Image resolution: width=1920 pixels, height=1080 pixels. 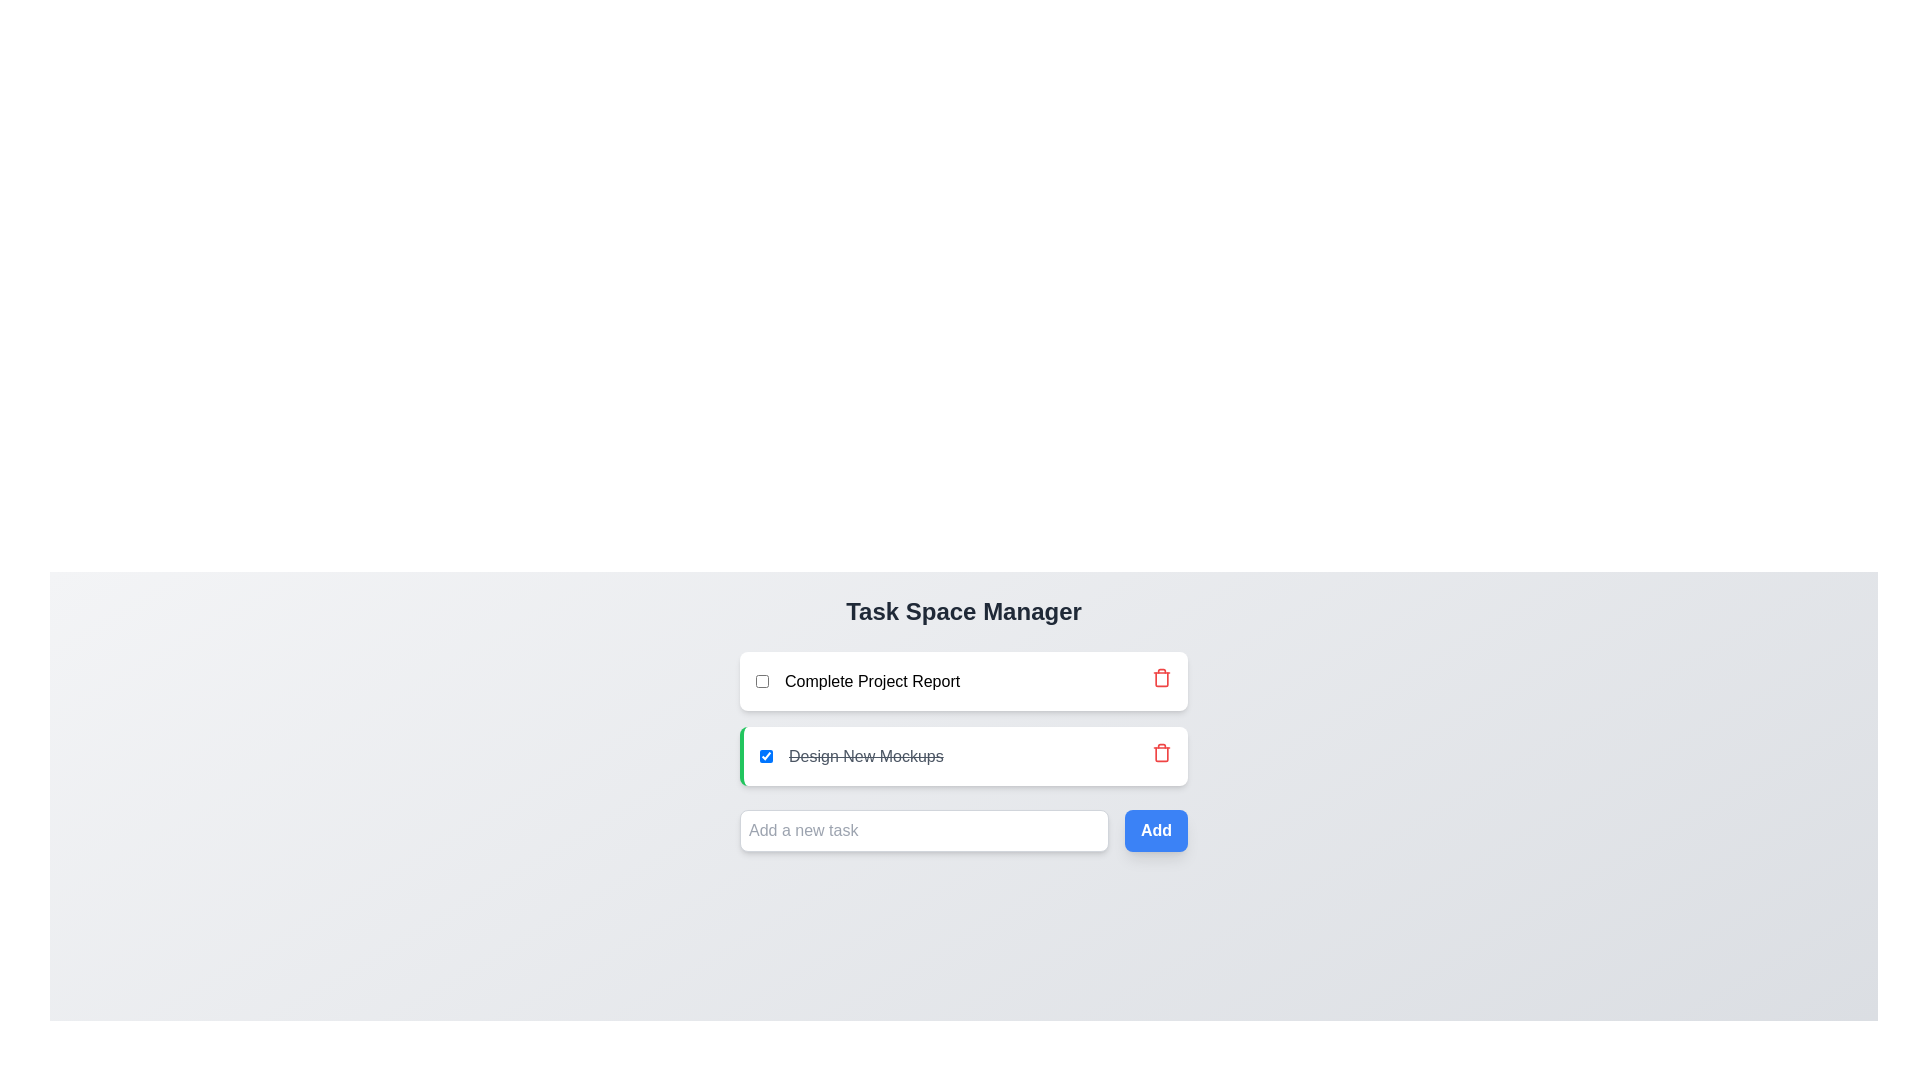 What do you see at coordinates (872, 680) in the screenshot?
I see `the non-interactive Text label displaying the task title, which is positioned directly to the right of an interactive checkbox under 'Task Space Manager'` at bounding box center [872, 680].